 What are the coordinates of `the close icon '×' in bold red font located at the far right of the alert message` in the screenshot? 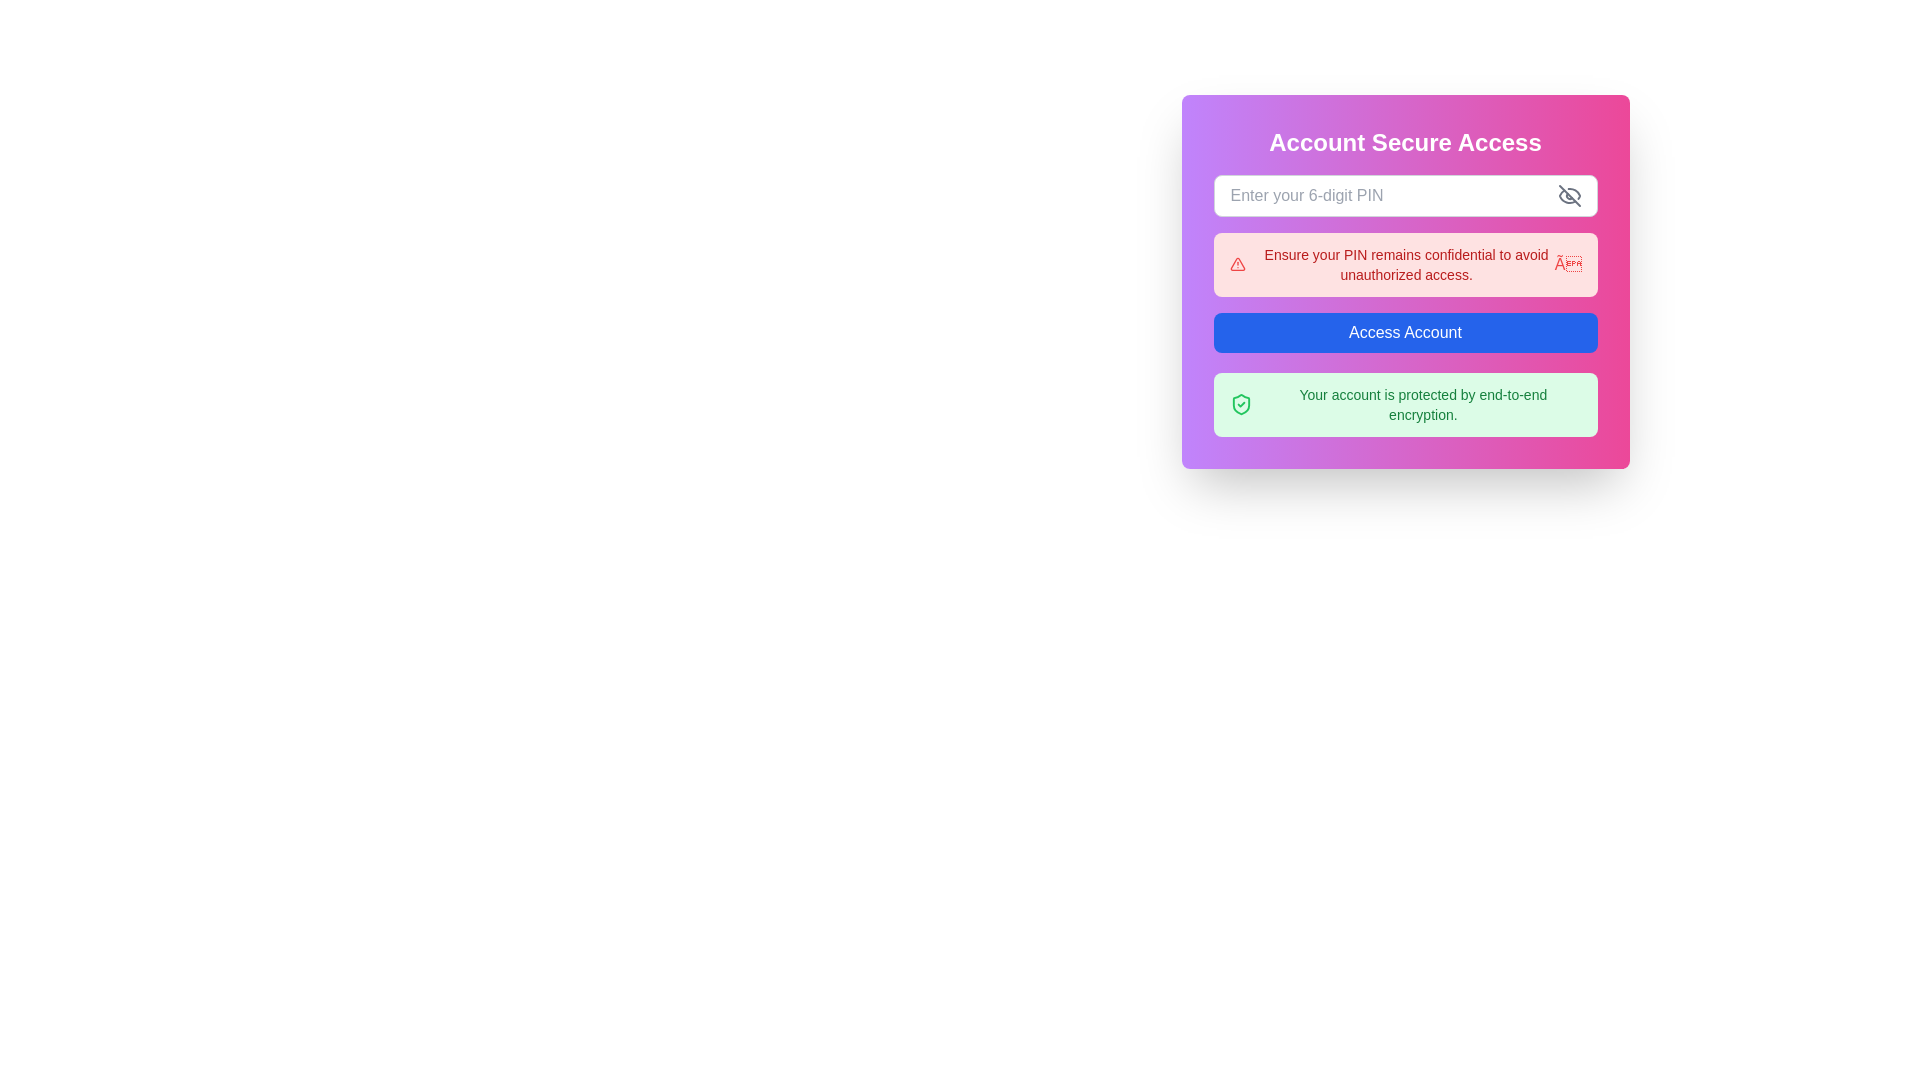 It's located at (1567, 264).